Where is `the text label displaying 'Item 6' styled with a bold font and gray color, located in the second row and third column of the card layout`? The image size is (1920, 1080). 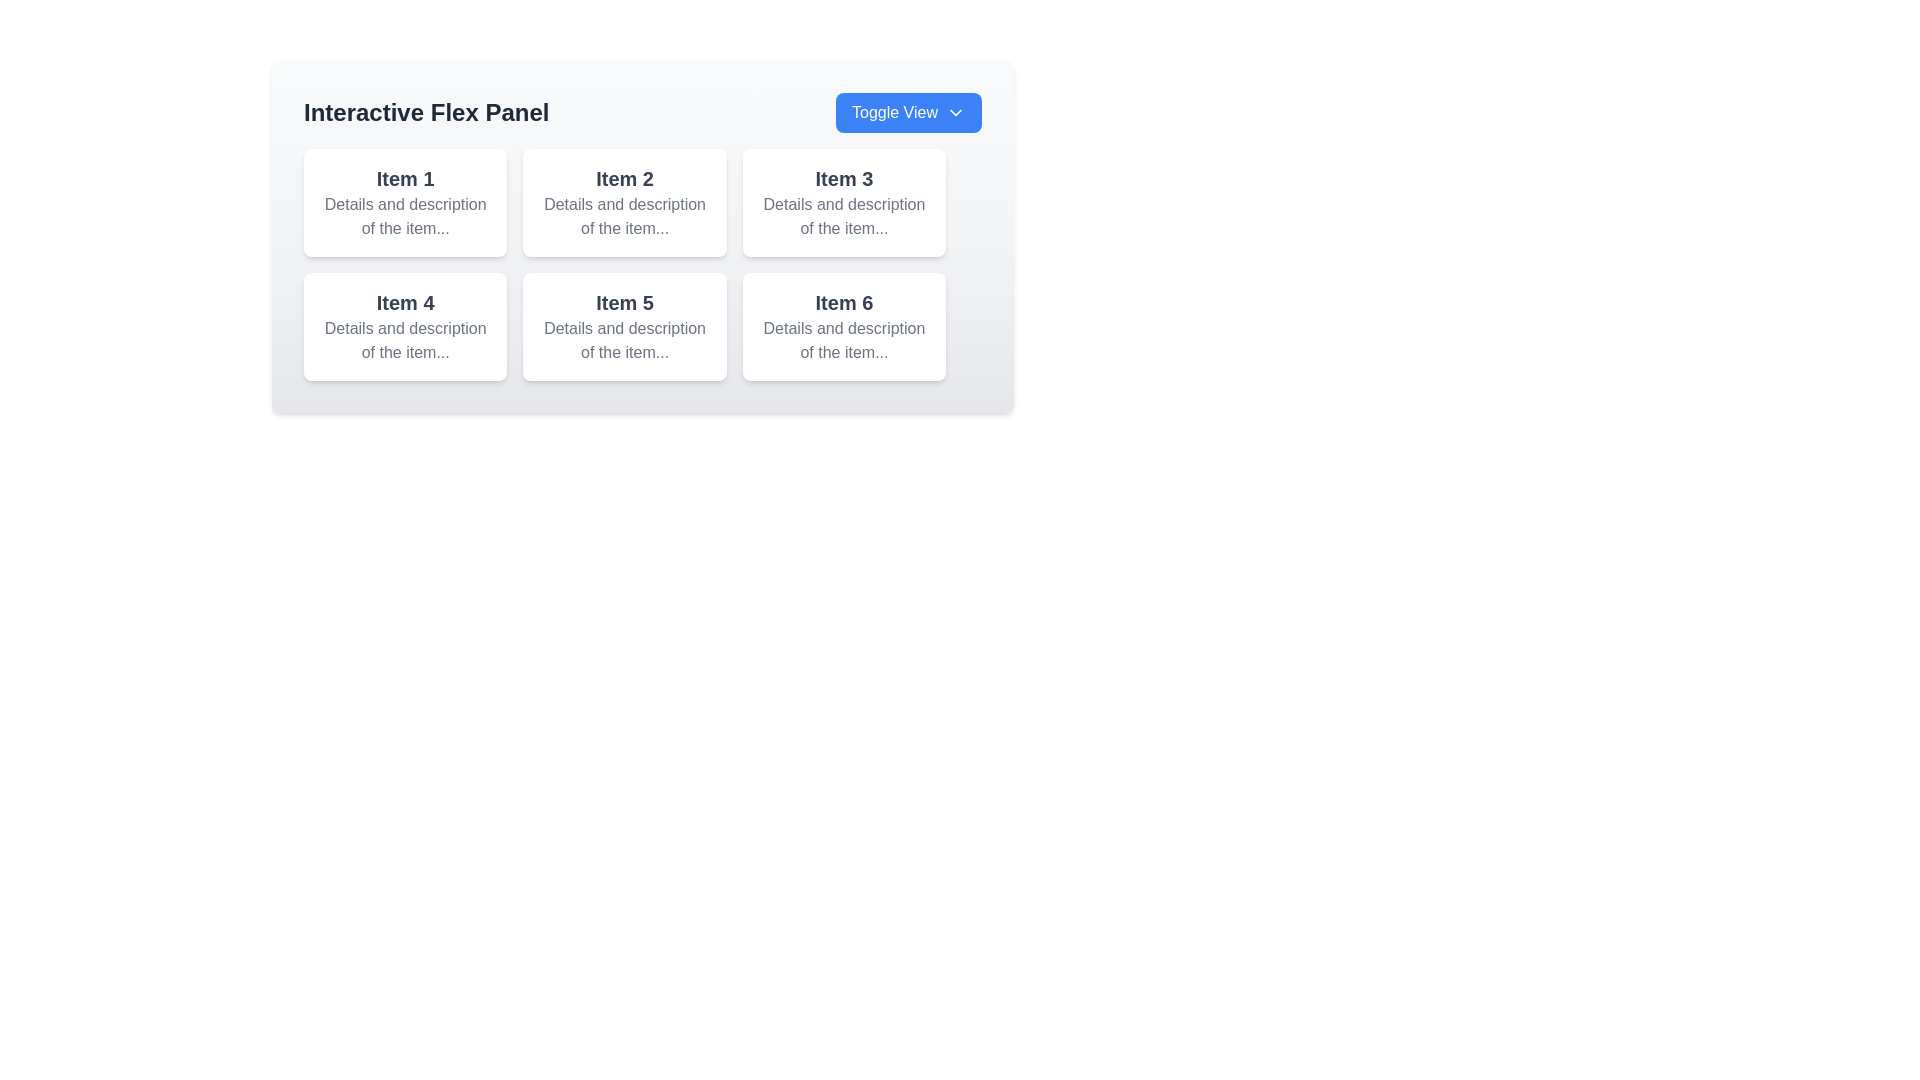 the text label displaying 'Item 6' styled with a bold font and gray color, located in the second row and third column of the card layout is located at coordinates (844, 303).